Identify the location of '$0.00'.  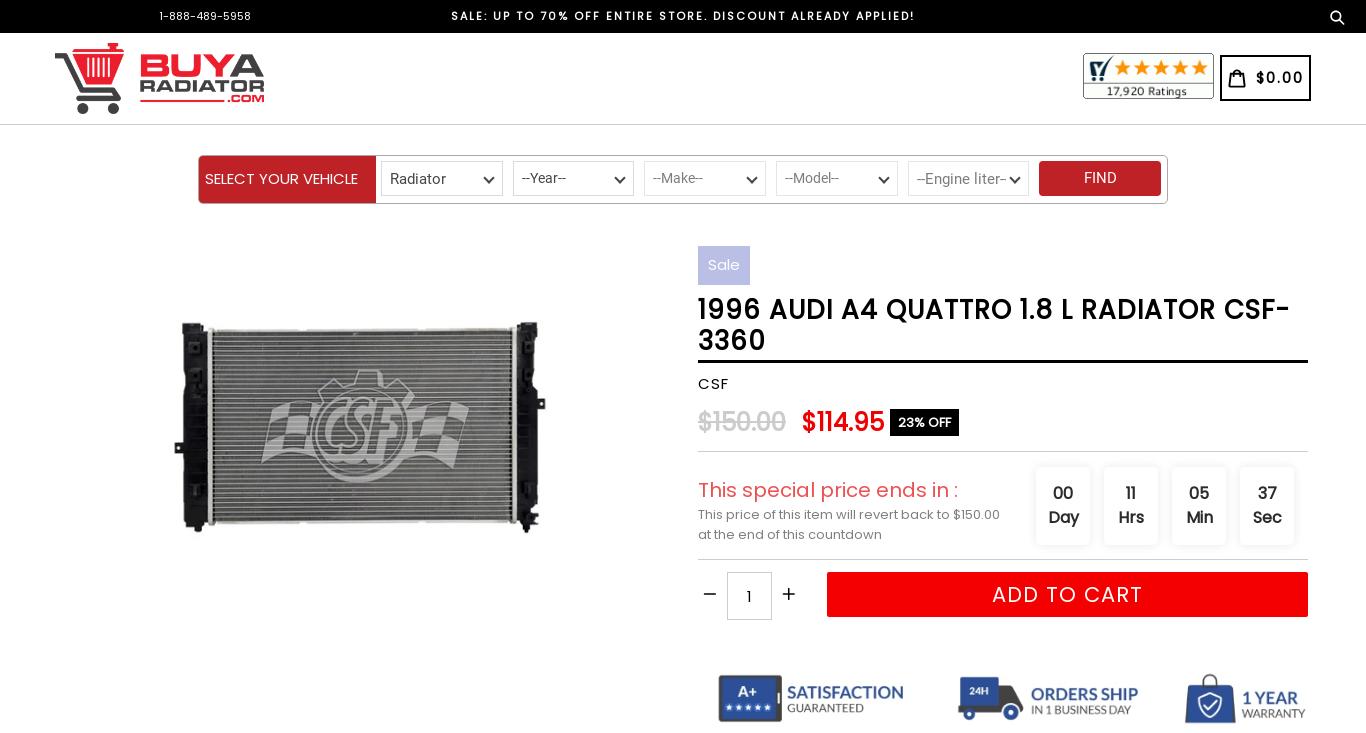
(1278, 77).